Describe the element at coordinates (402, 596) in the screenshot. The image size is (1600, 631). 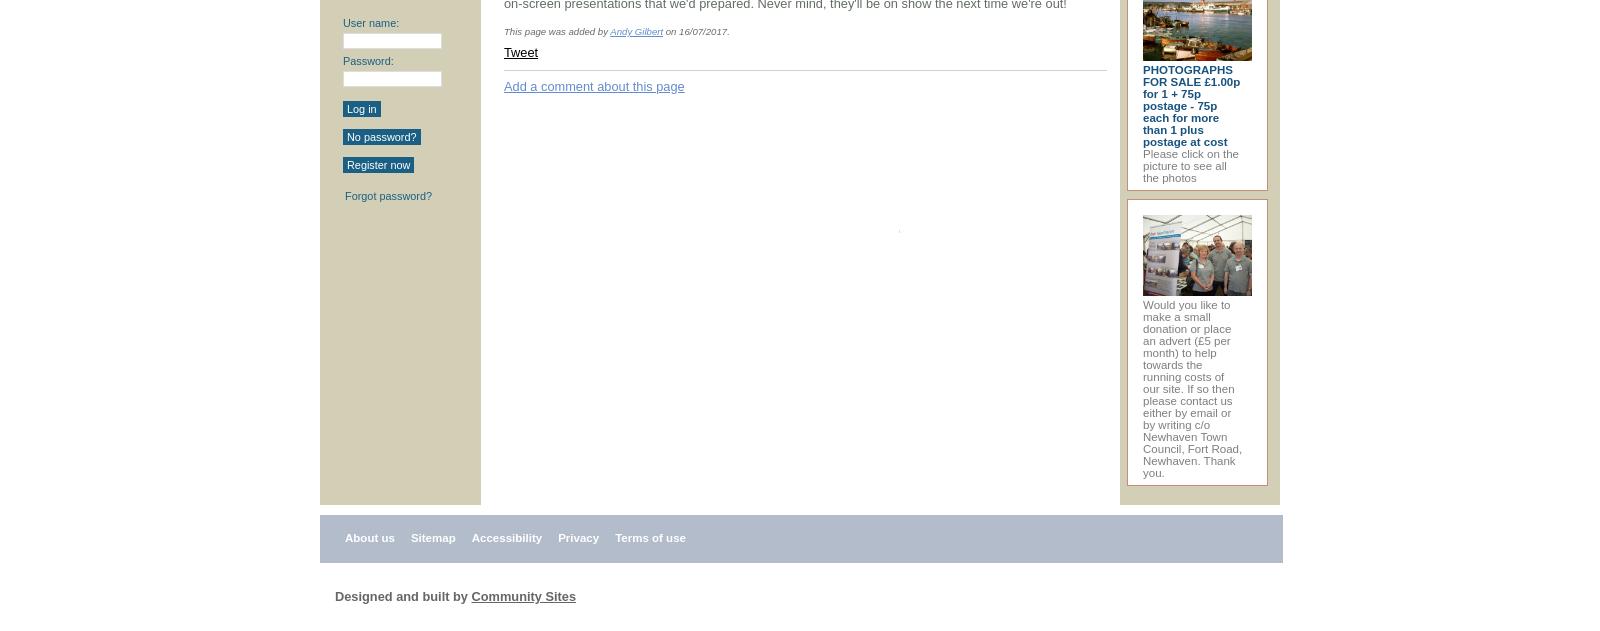
I see `'Designed and built by'` at that location.